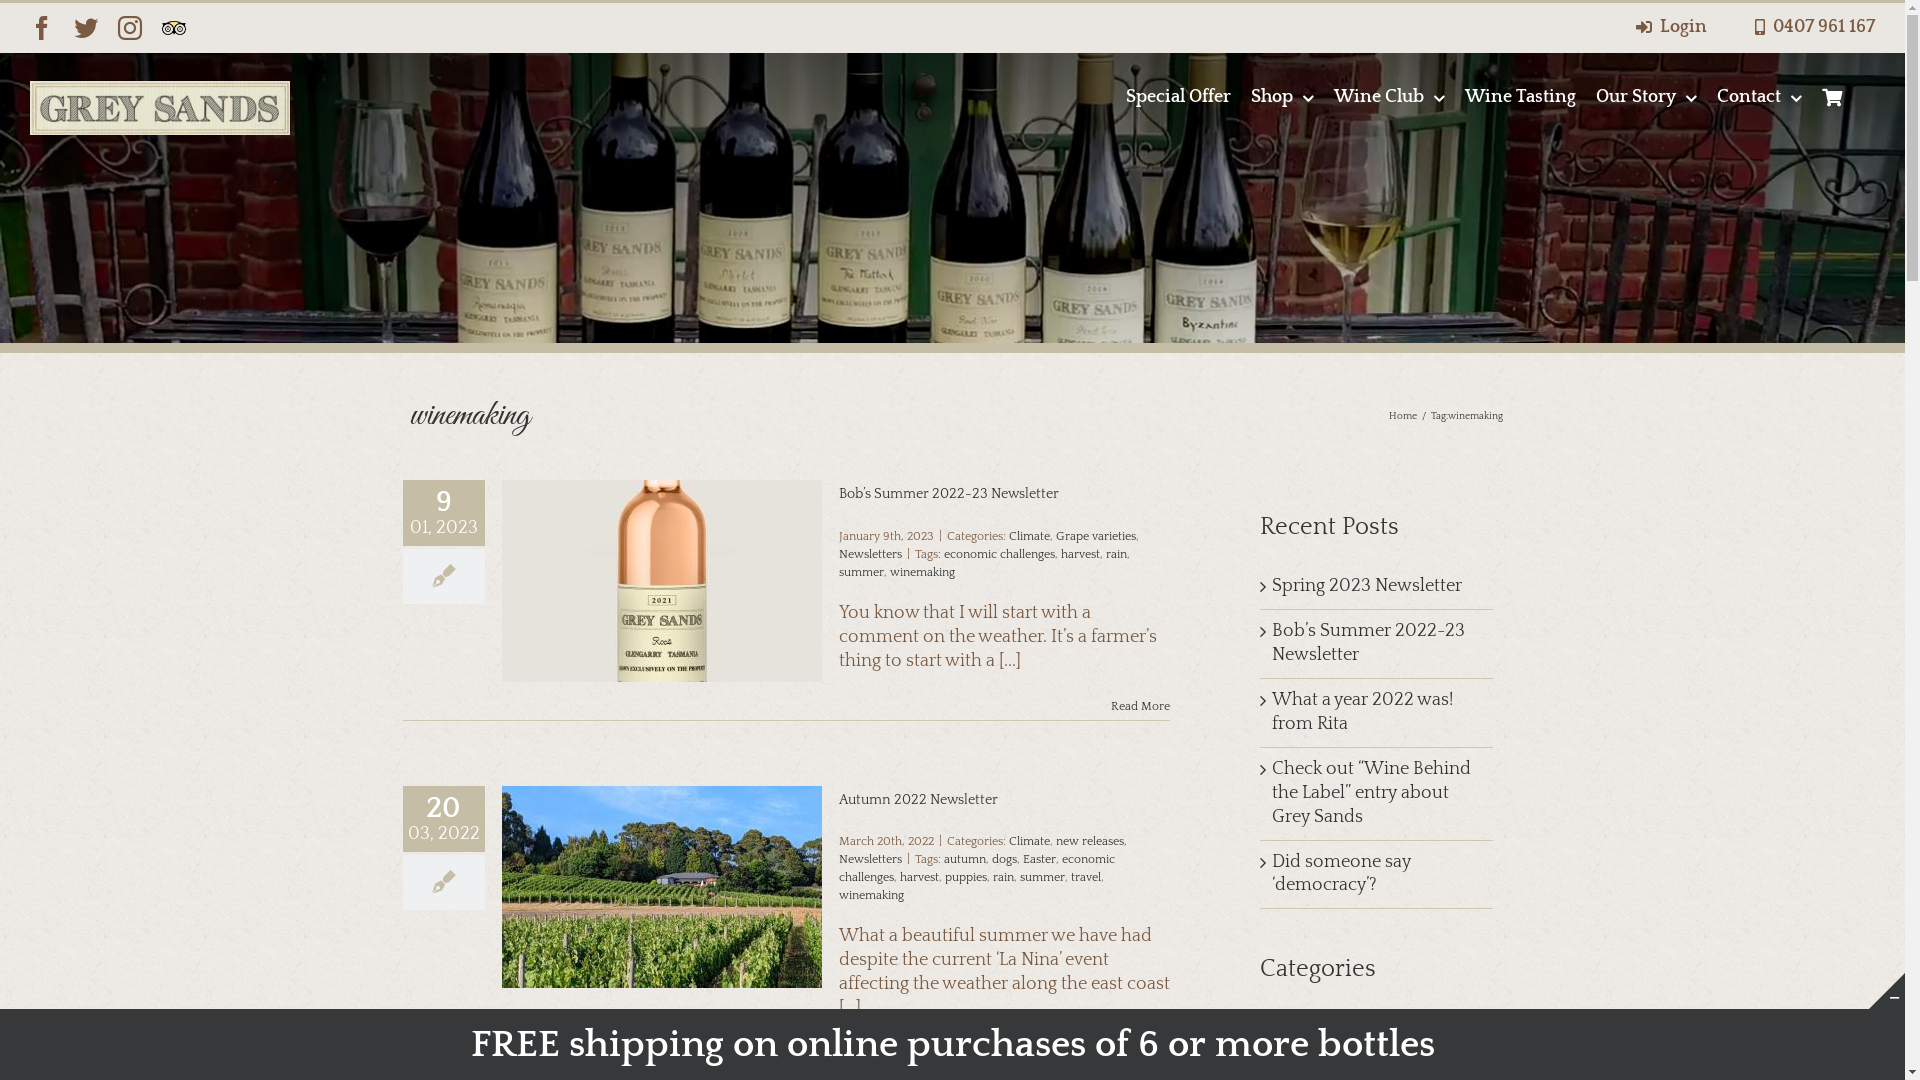 The image size is (1920, 1080). What do you see at coordinates (1094, 535) in the screenshot?
I see `'Grape varieties'` at bounding box center [1094, 535].